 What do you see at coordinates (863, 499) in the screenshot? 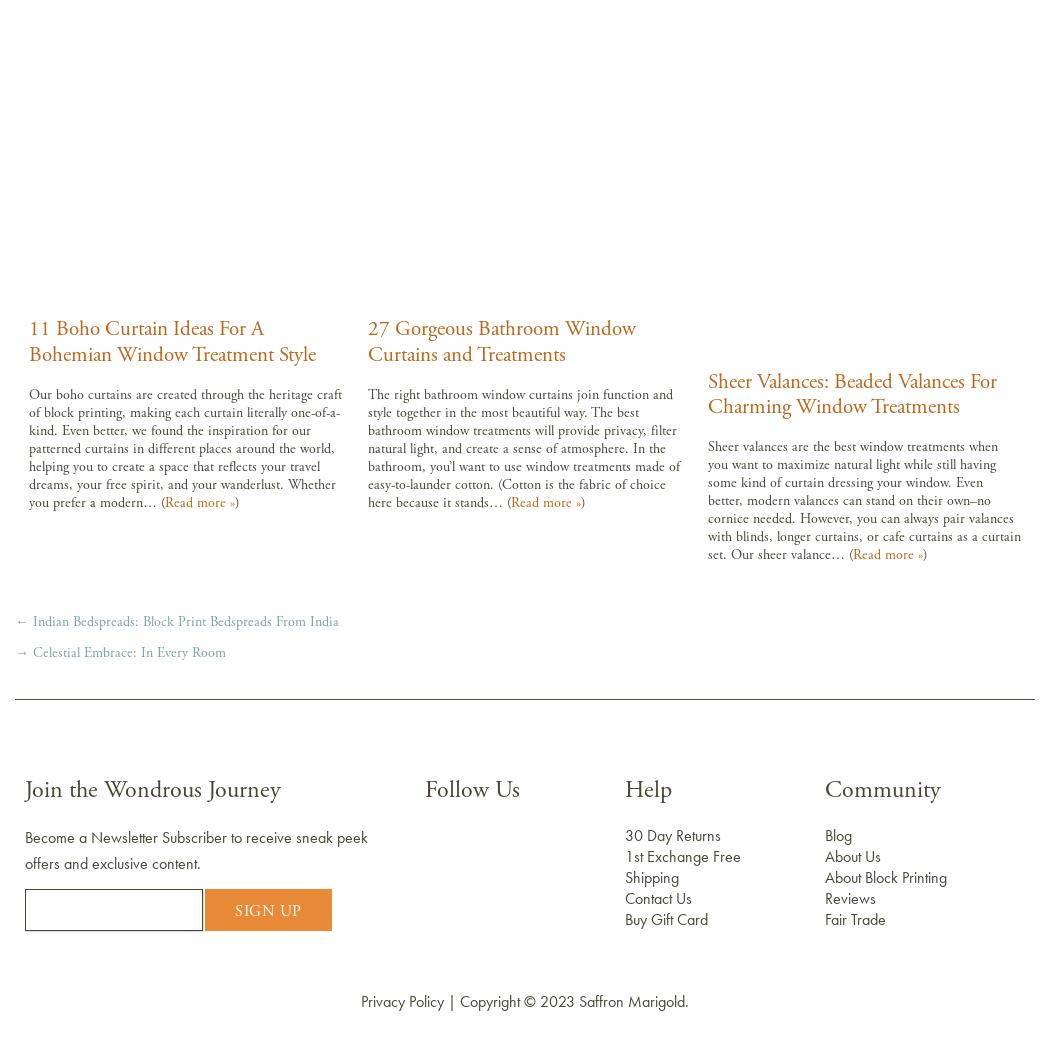
I see `'Sheer valances are the best window treatments when you want to maximize natural light while still having some kind of curtain dressing your window. Even better, modern valances can stand on their own–no cornice needed. However, you can always pair valances with blinds, longer curtains, or cafe curtains as a curtain set. Our sheer valance…'` at bounding box center [863, 499].